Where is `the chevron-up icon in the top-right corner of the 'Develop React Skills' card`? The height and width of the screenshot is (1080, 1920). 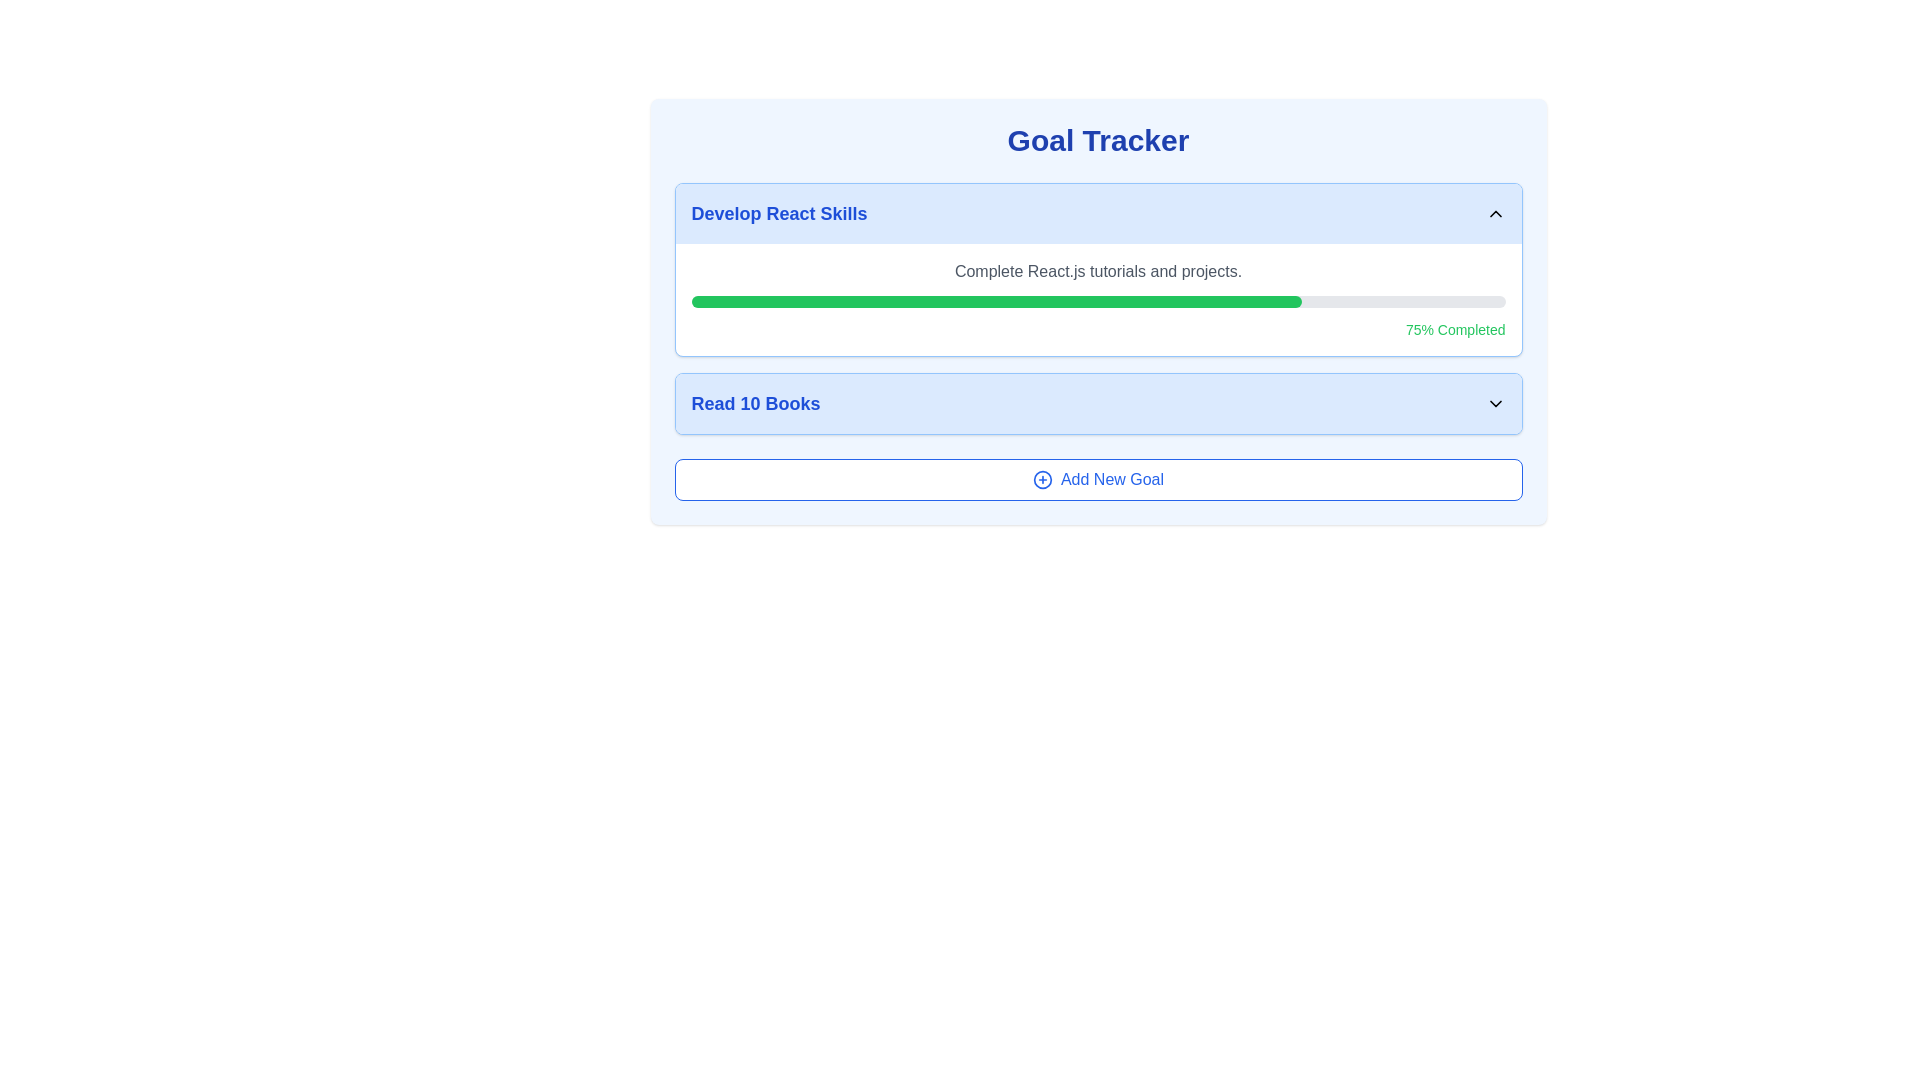 the chevron-up icon in the top-right corner of the 'Develop React Skills' card is located at coordinates (1495, 213).